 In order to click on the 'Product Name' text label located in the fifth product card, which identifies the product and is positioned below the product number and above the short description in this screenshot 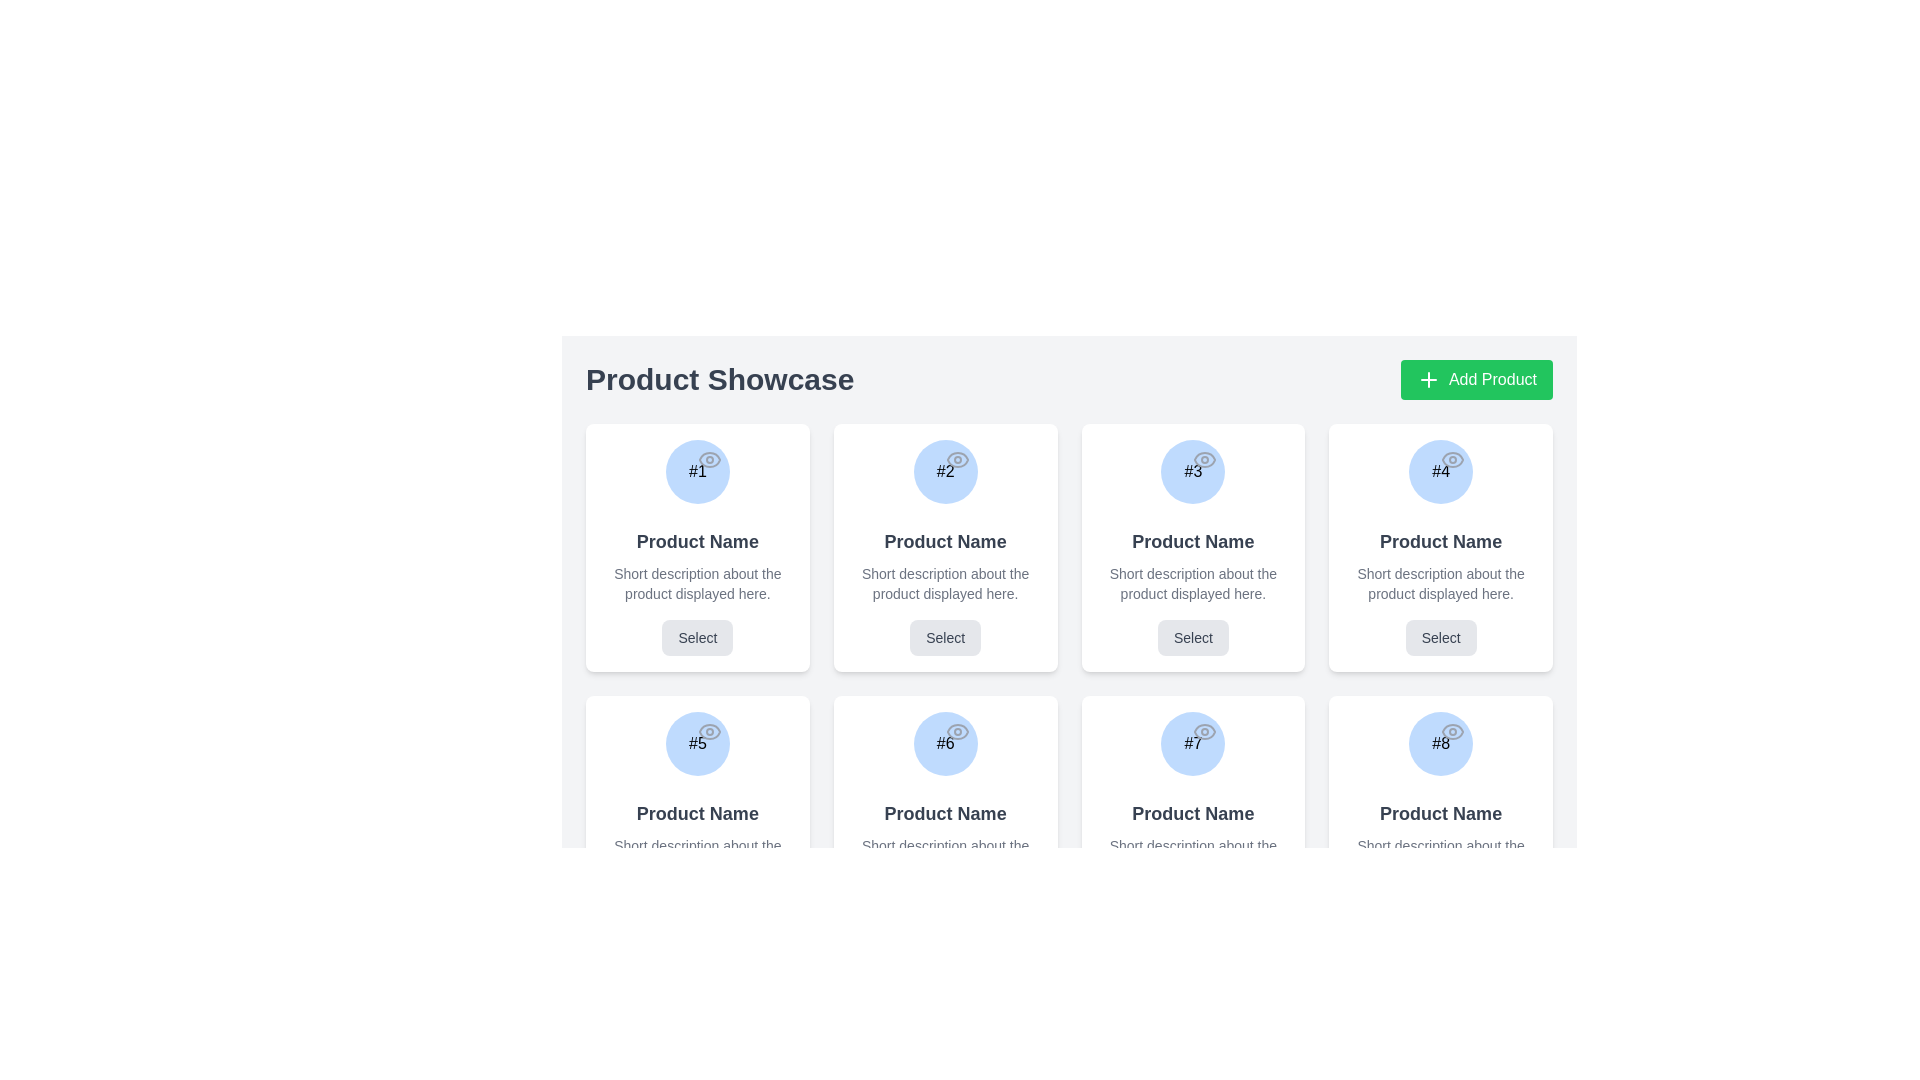, I will do `click(697, 813)`.